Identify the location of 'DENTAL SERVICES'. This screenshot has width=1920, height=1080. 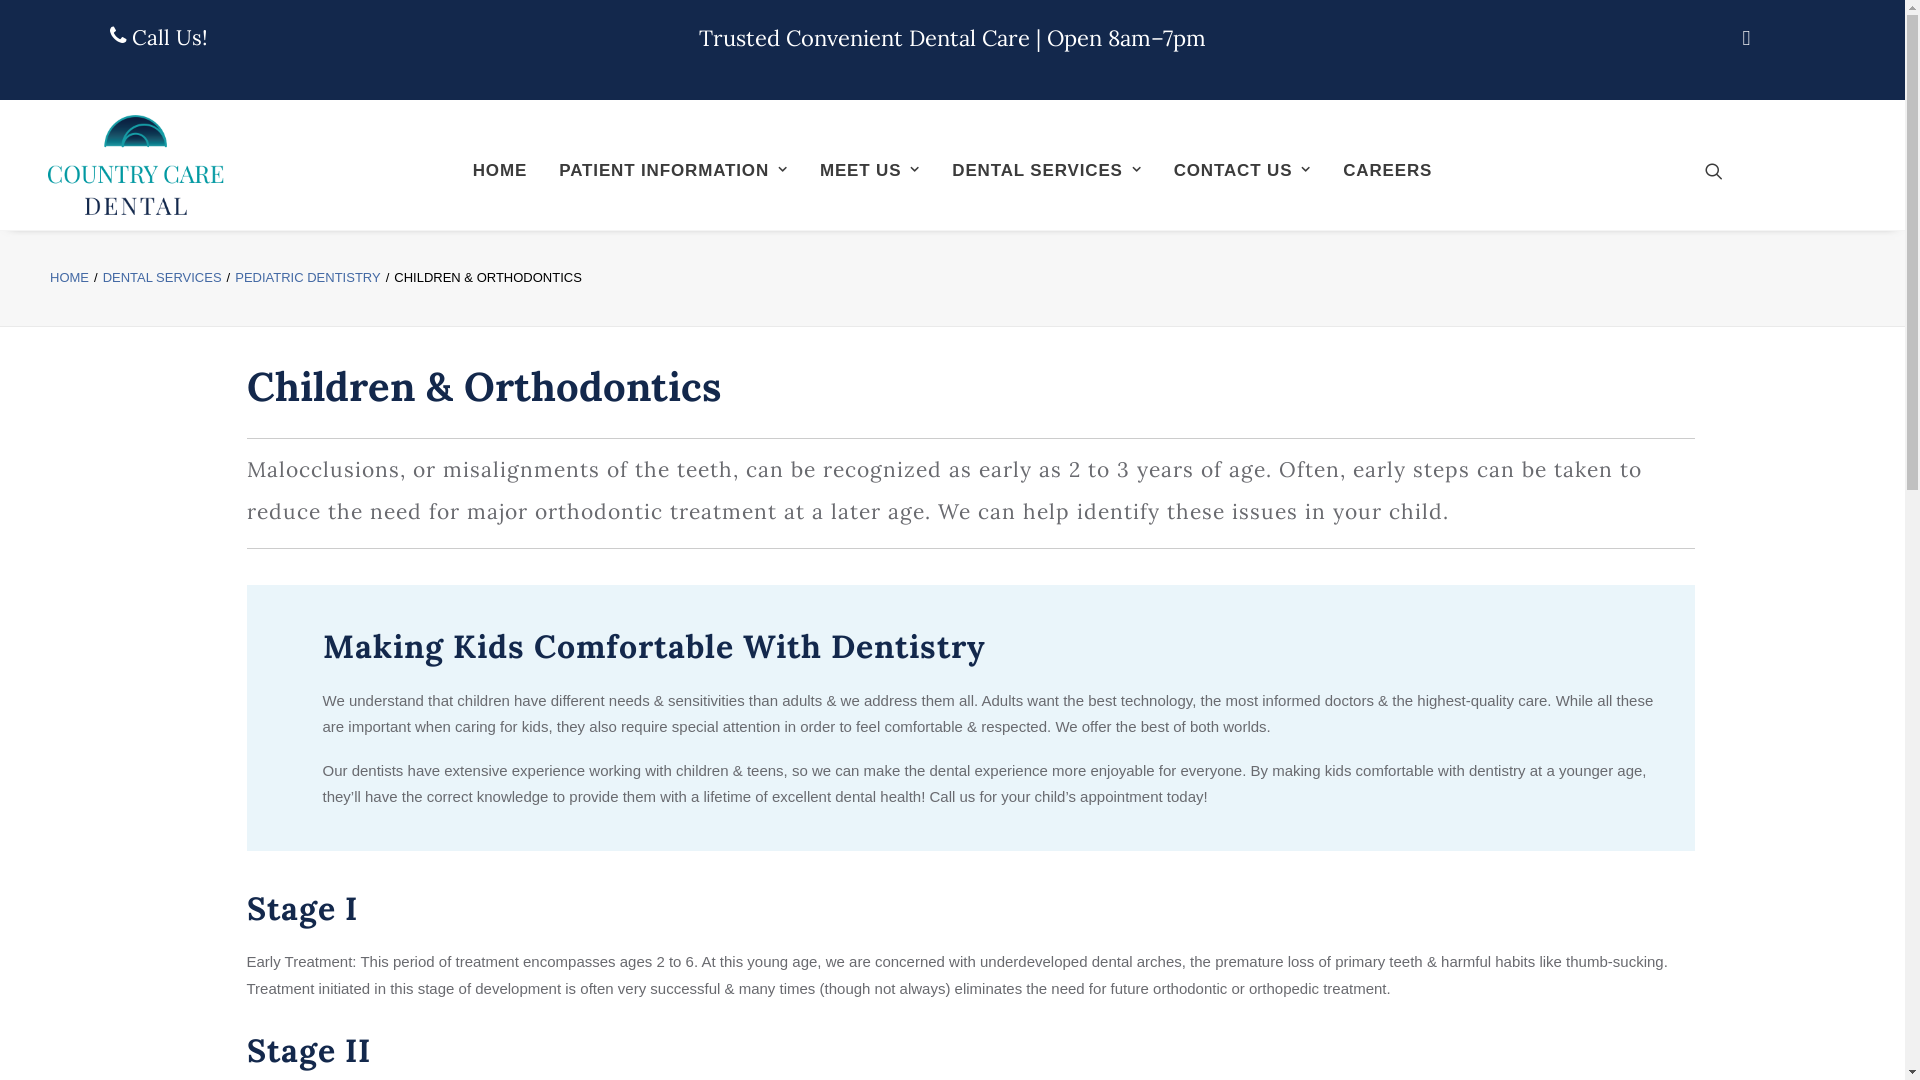
(1045, 168).